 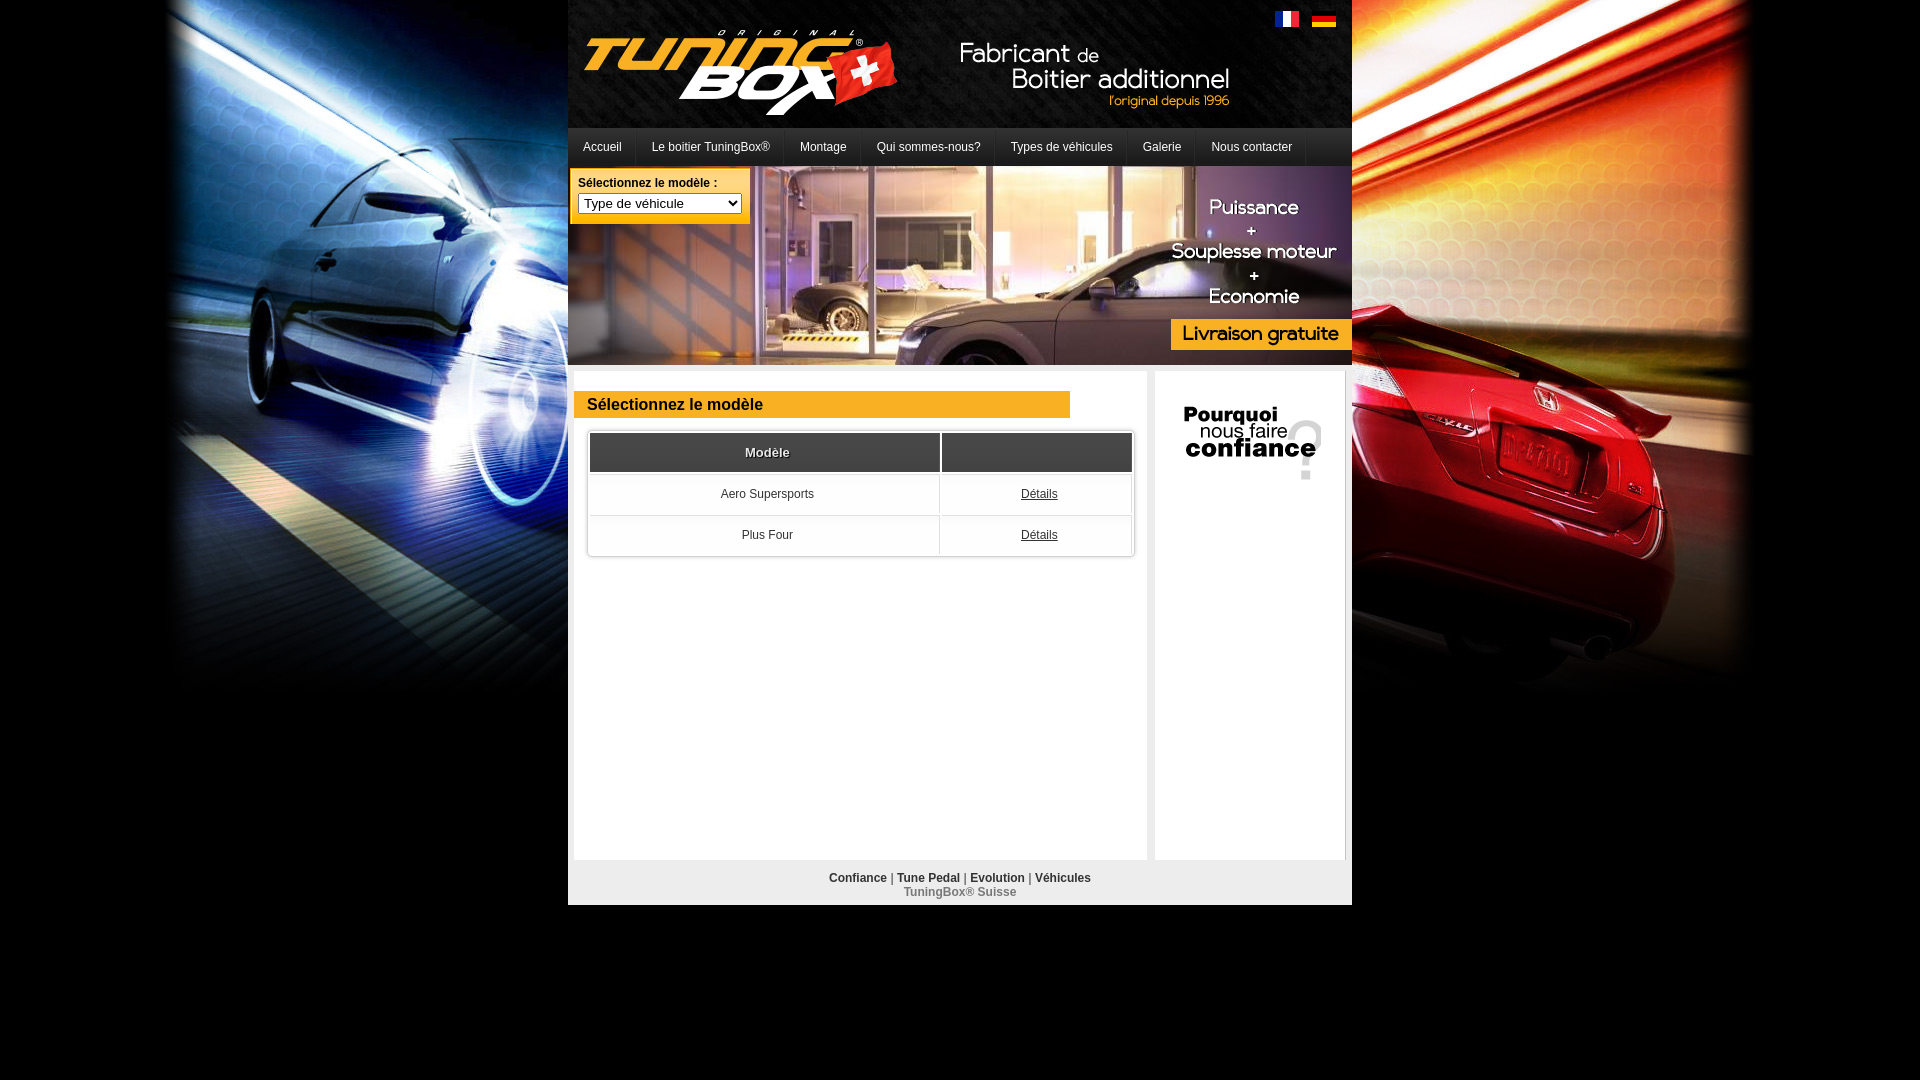 I want to click on 'Nous contacter', so click(x=1195, y=145).